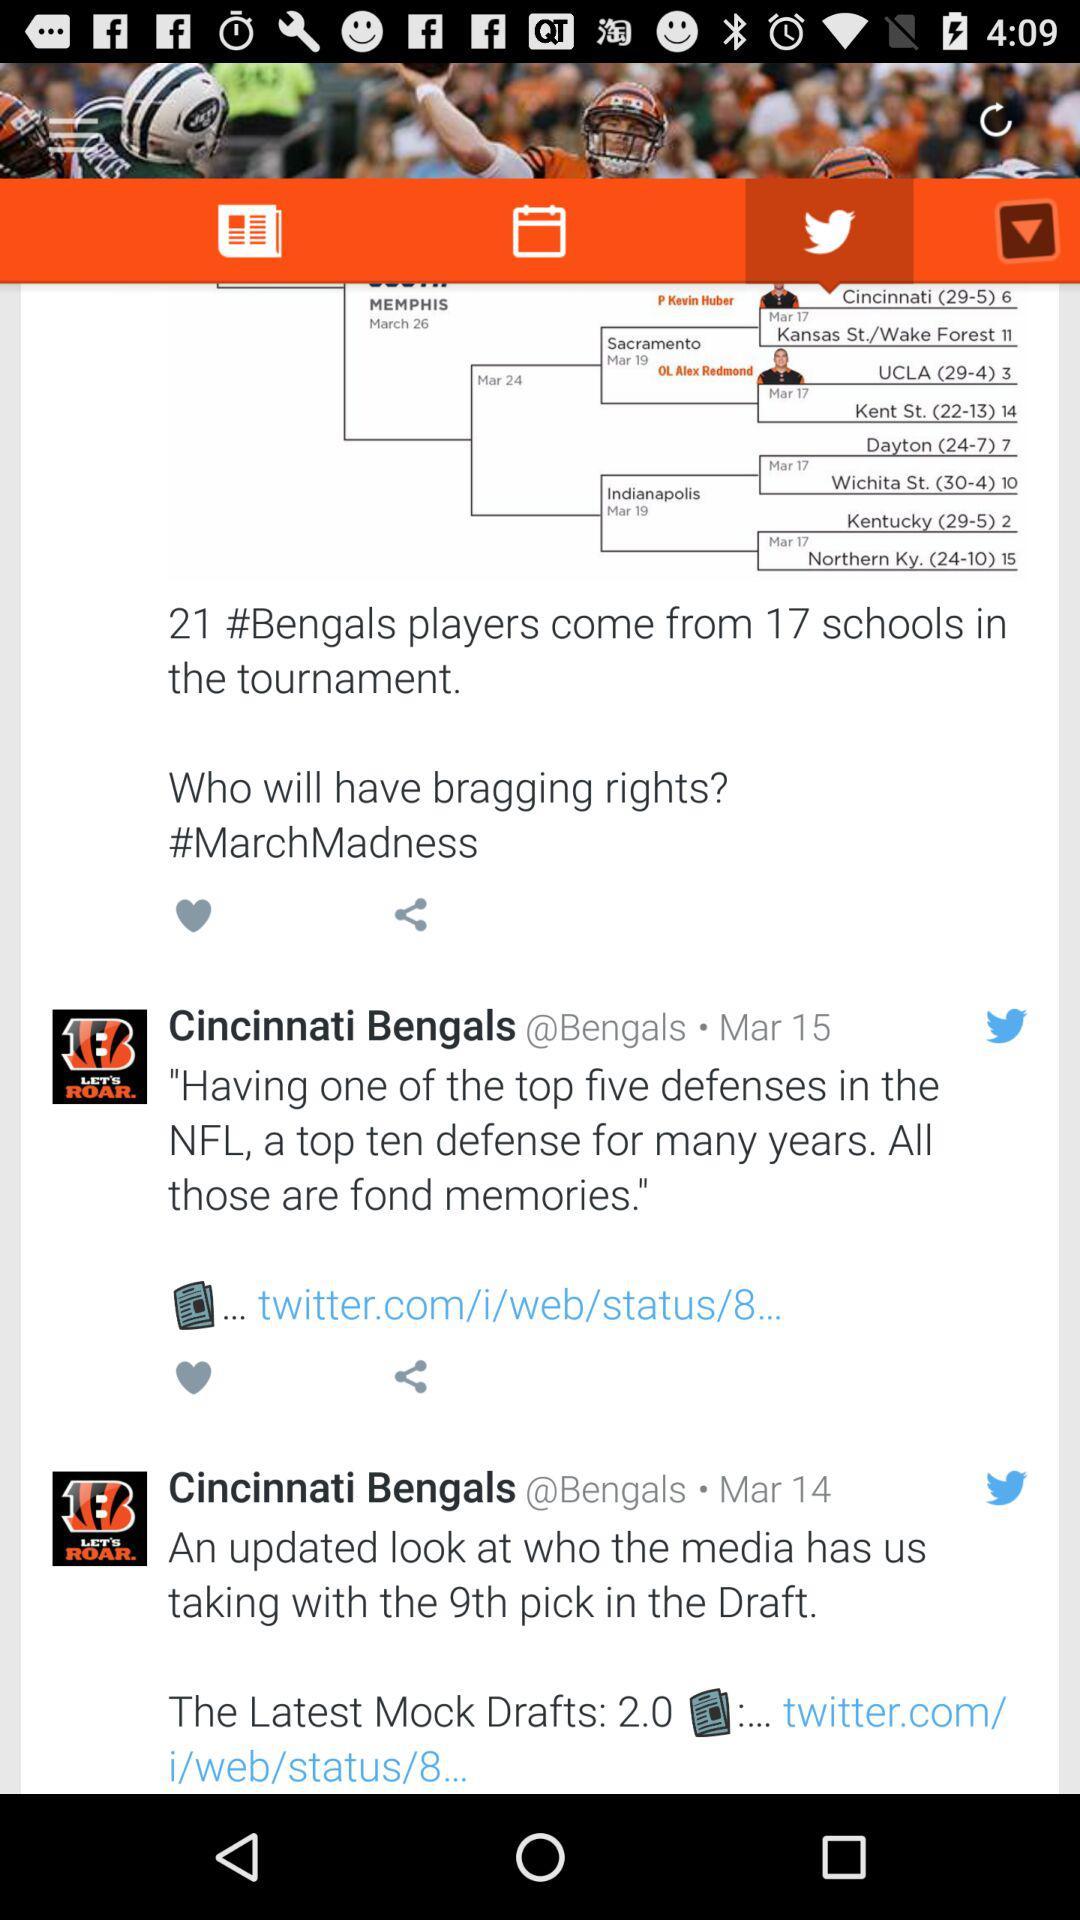 The width and height of the screenshot is (1080, 1920). What do you see at coordinates (596, 1655) in the screenshot?
I see `icon below cincinnati bengals item` at bounding box center [596, 1655].